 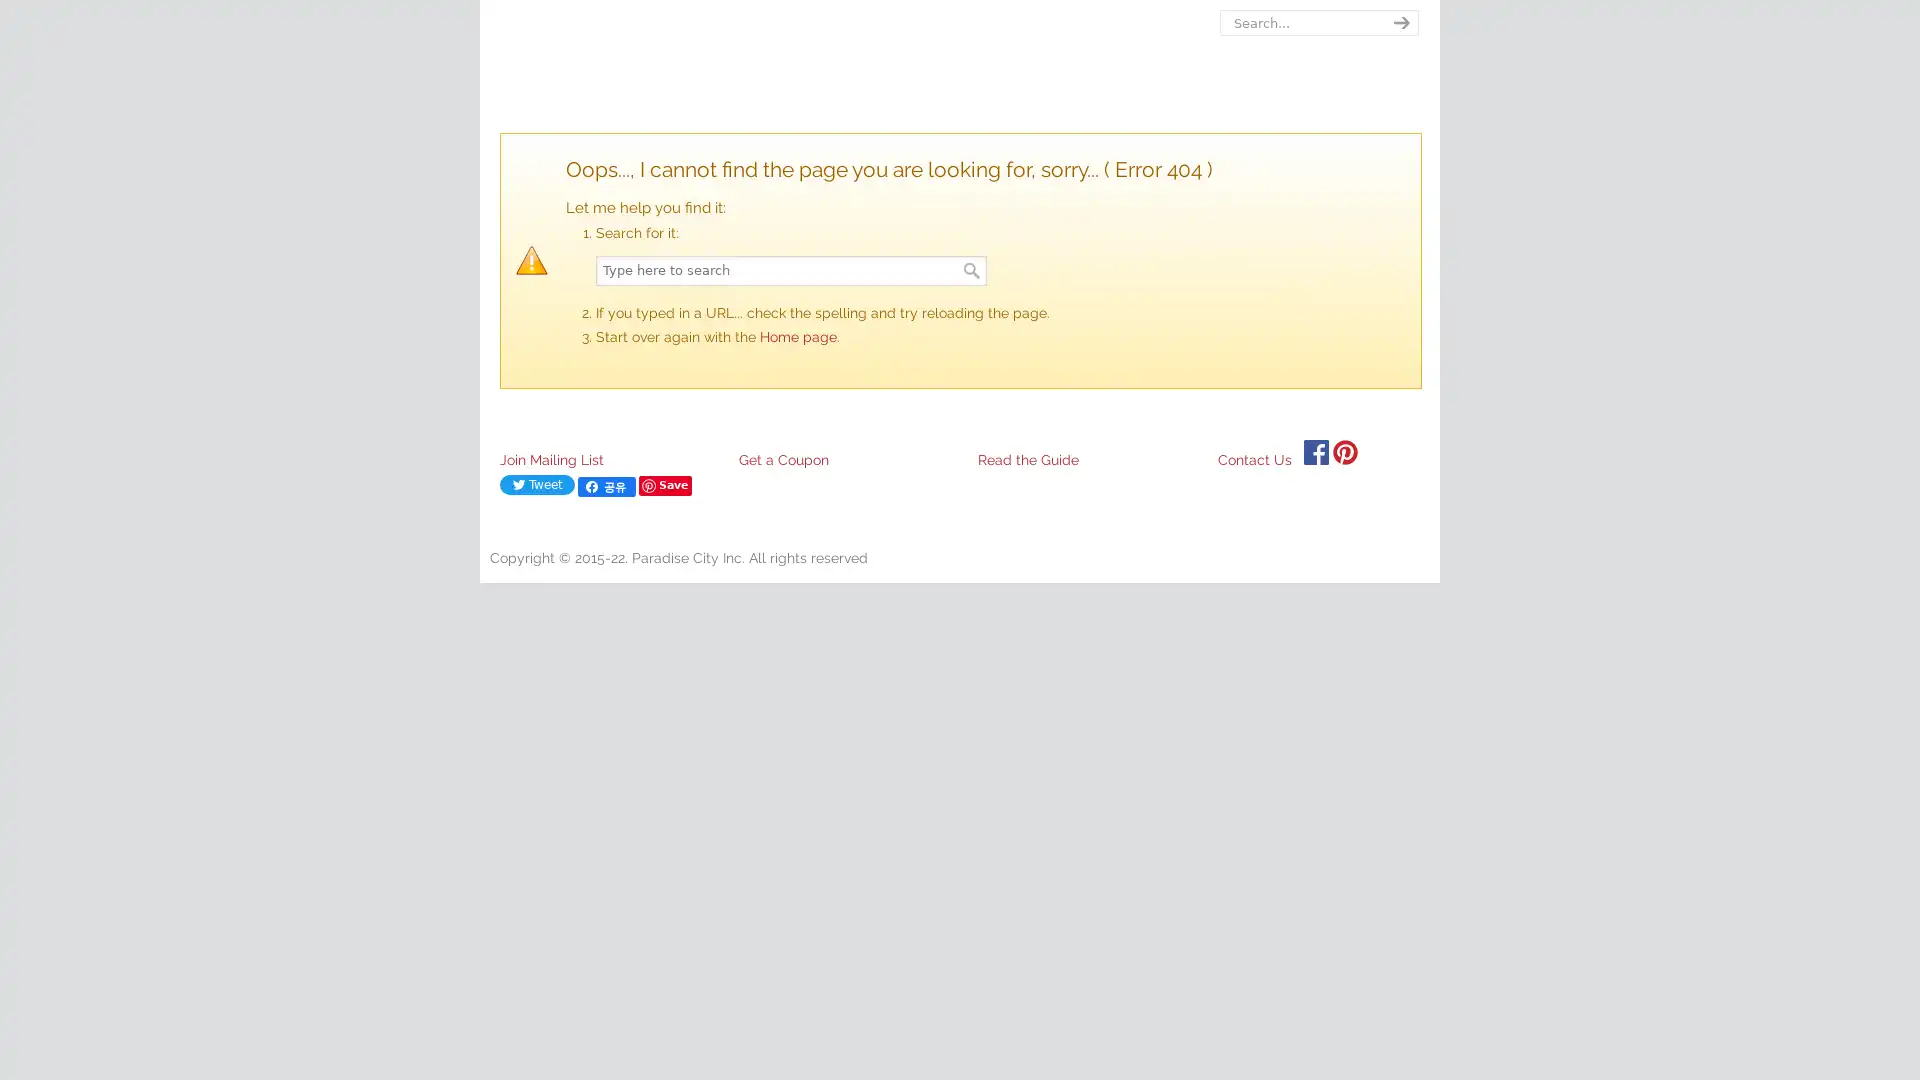 What do you see at coordinates (972, 268) in the screenshot?
I see `Search` at bounding box center [972, 268].